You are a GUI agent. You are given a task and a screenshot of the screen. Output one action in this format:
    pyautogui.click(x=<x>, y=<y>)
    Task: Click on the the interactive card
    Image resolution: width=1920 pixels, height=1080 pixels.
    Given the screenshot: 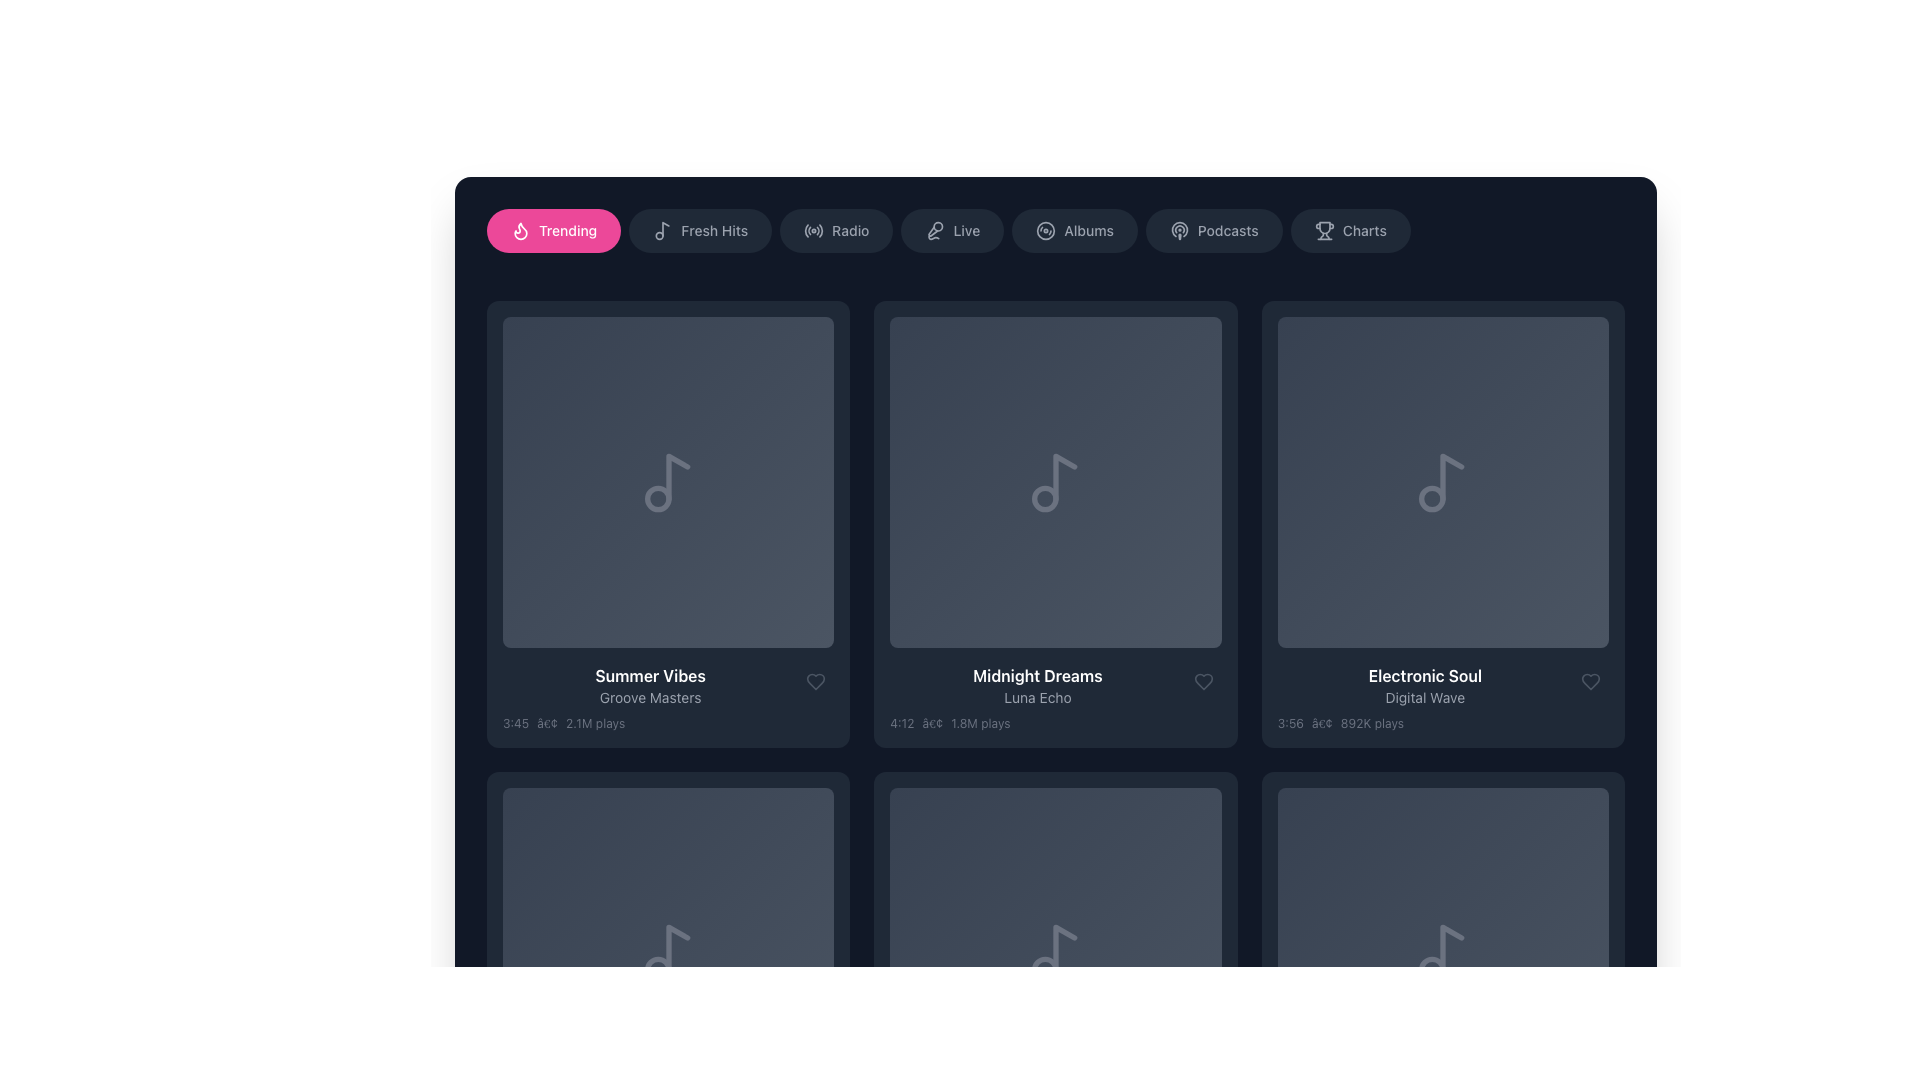 What is the action you would take?
    pyautogui.click(x=668, y=523)
    